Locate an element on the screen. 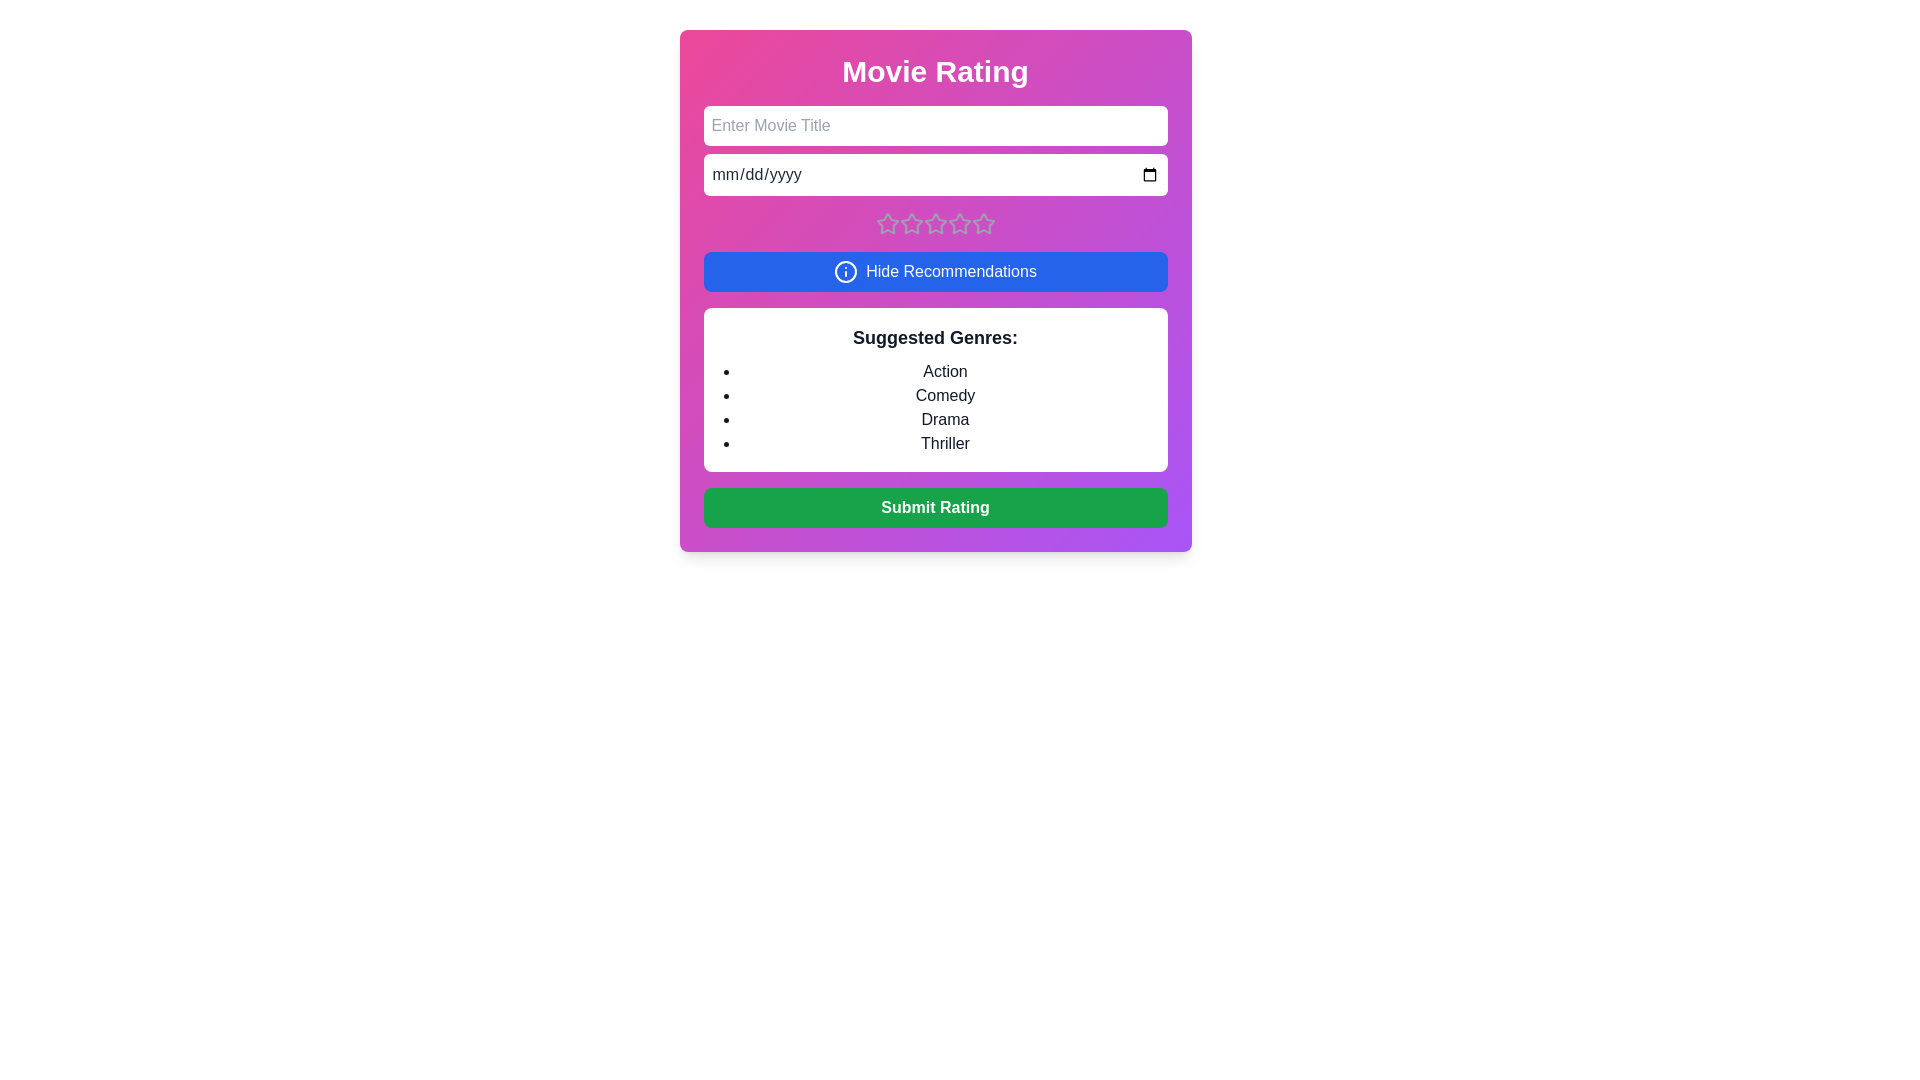 This screenshot has width=1920, height=1080. the date picker input field to open the date selection interface is located at coordinates (934, 173).